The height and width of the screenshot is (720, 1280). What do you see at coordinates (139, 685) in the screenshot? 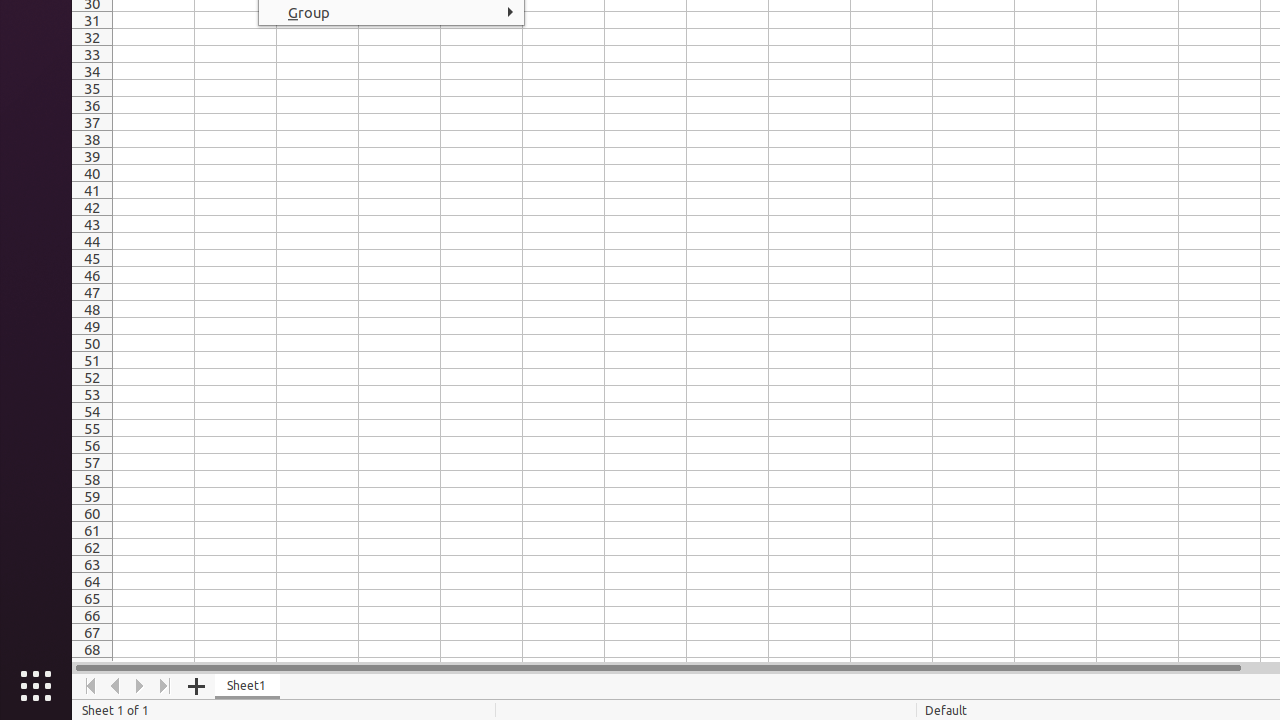
I see `'Move Right'` at bounding box center [139, 685].